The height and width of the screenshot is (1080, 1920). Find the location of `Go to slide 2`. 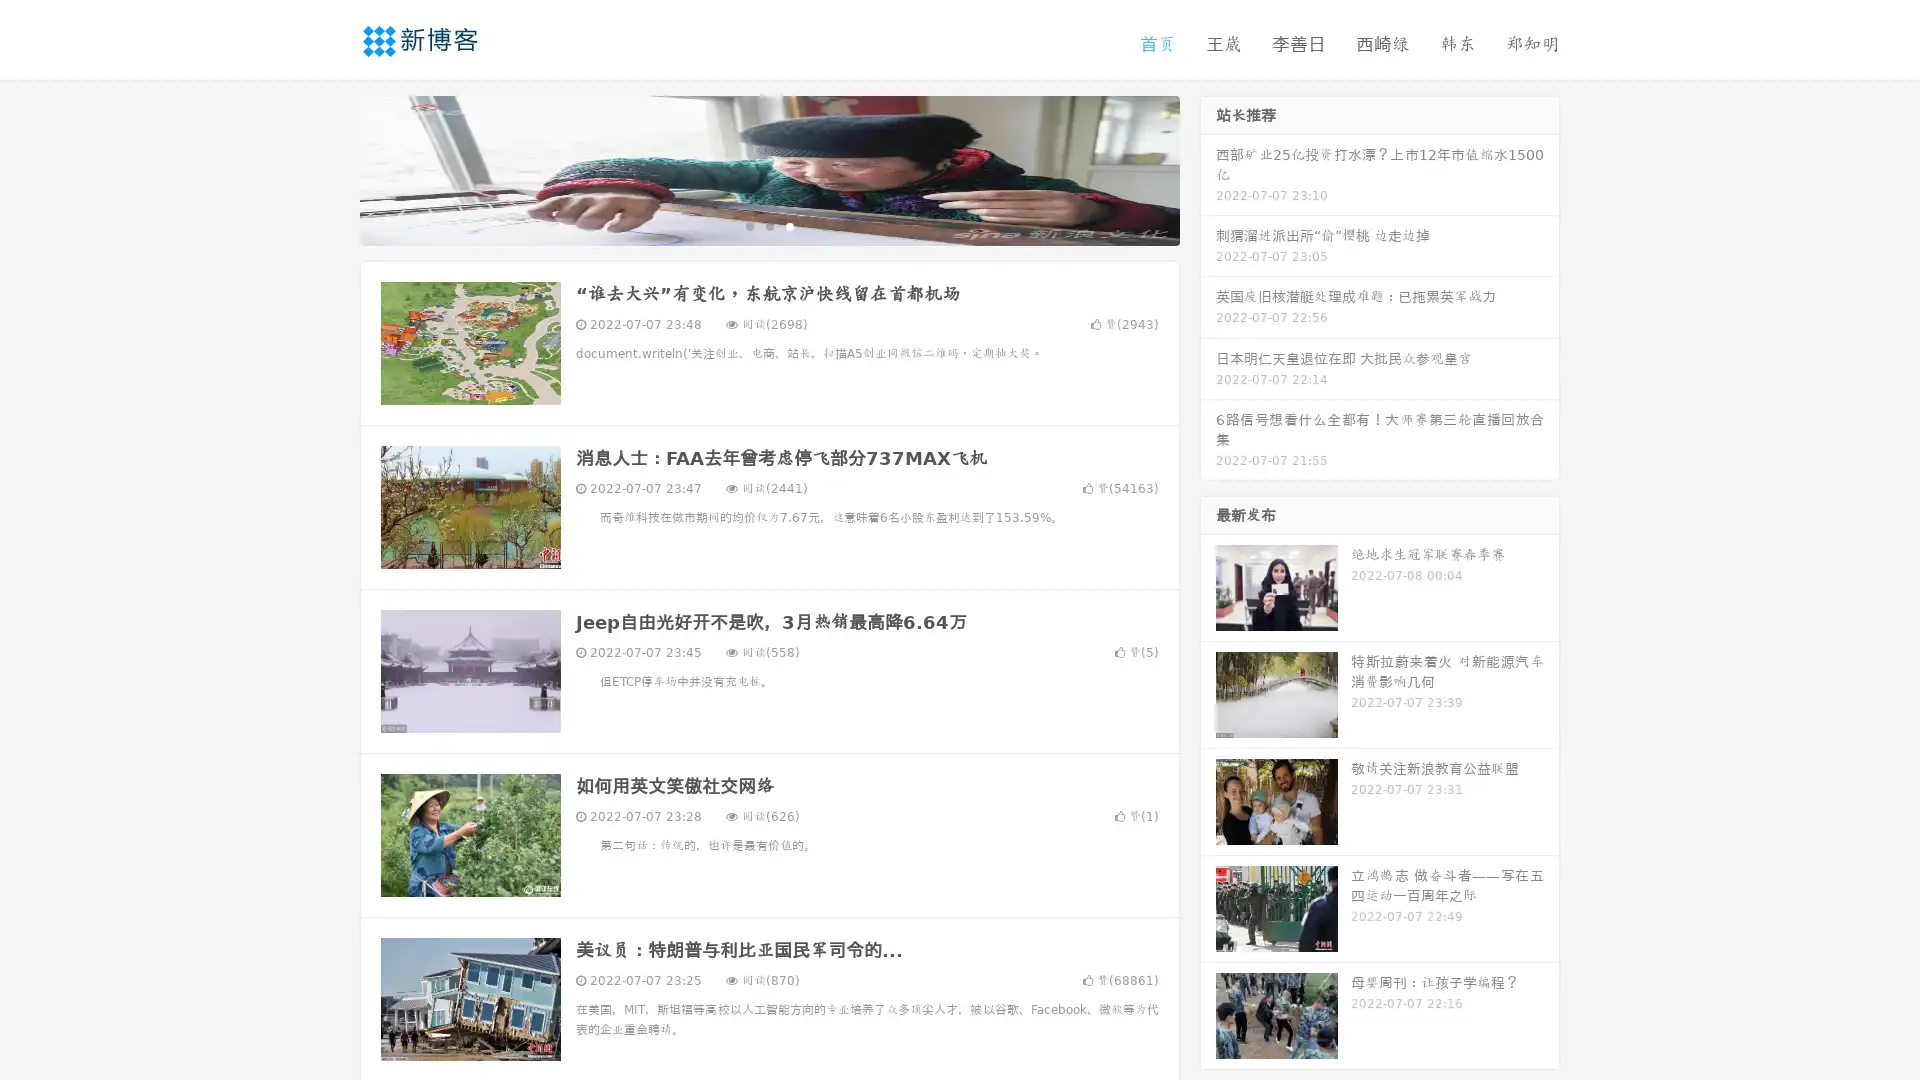

Go to slide 2 is located at coordinates (768, 225).